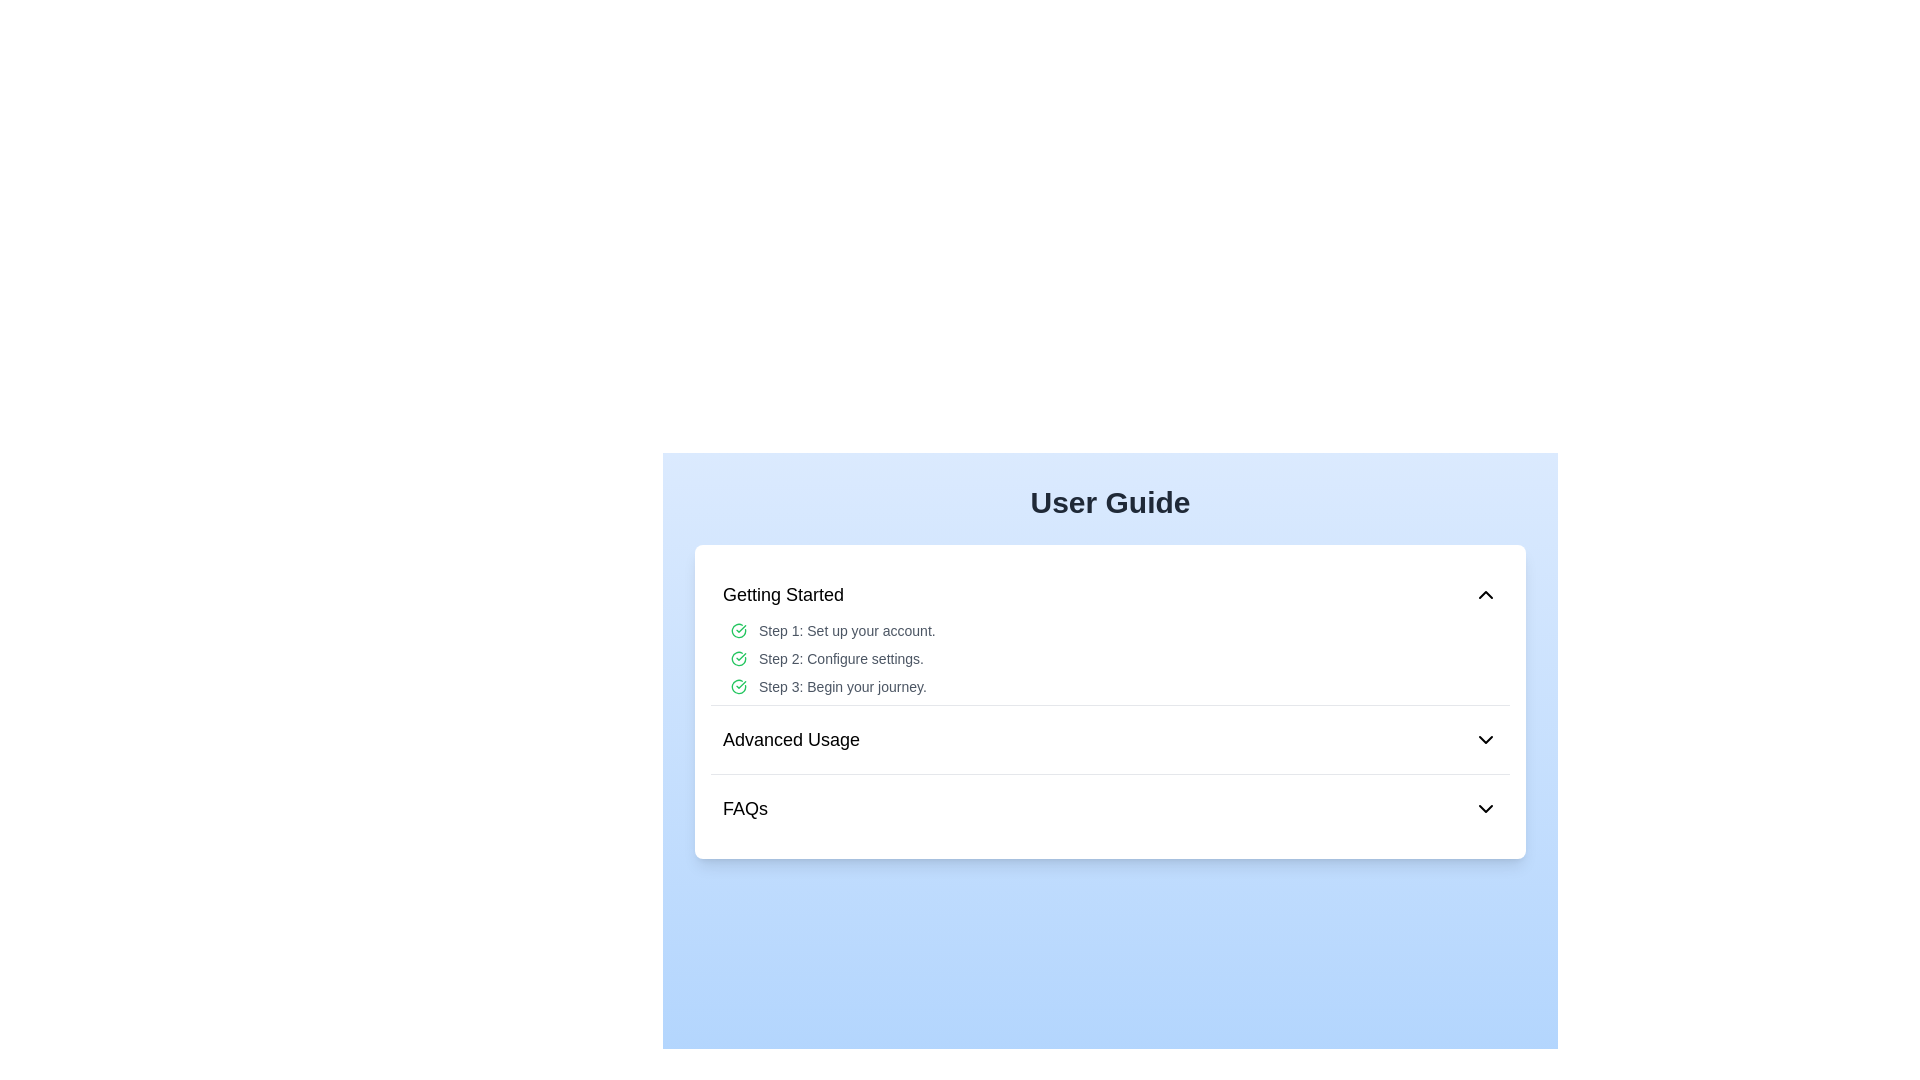  Describe the element at coordinates (1486, 740) in the screenshot. I see `the chevron icon located on the far right side of the 'Advanced Usage' section in the User Guide interface` at that location.